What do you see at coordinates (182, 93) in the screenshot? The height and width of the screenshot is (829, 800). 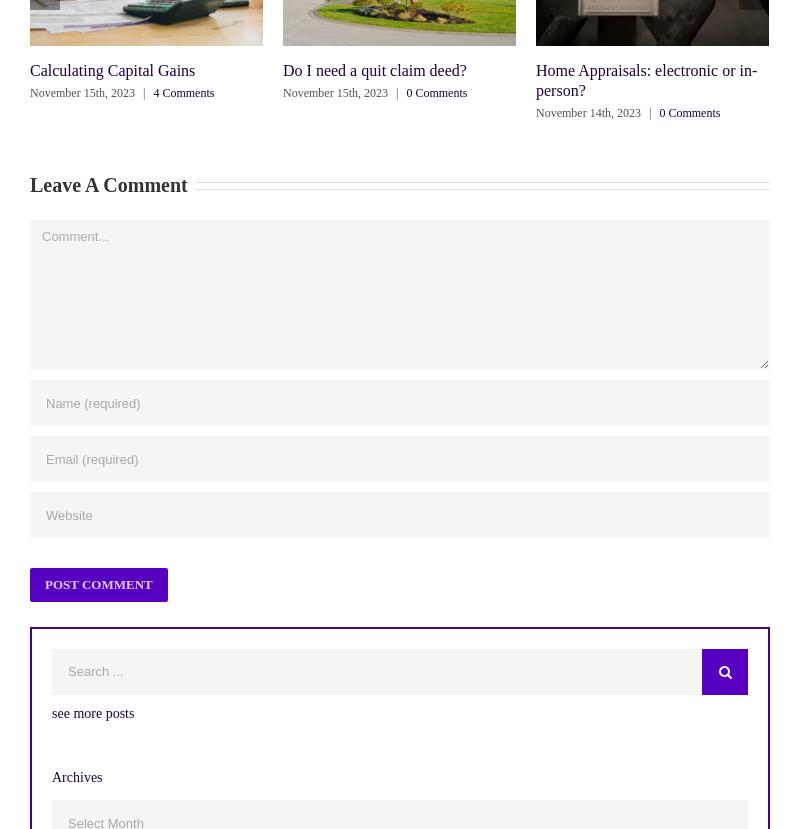 I see `'4 Comments'` at bounding box center [182, 93].